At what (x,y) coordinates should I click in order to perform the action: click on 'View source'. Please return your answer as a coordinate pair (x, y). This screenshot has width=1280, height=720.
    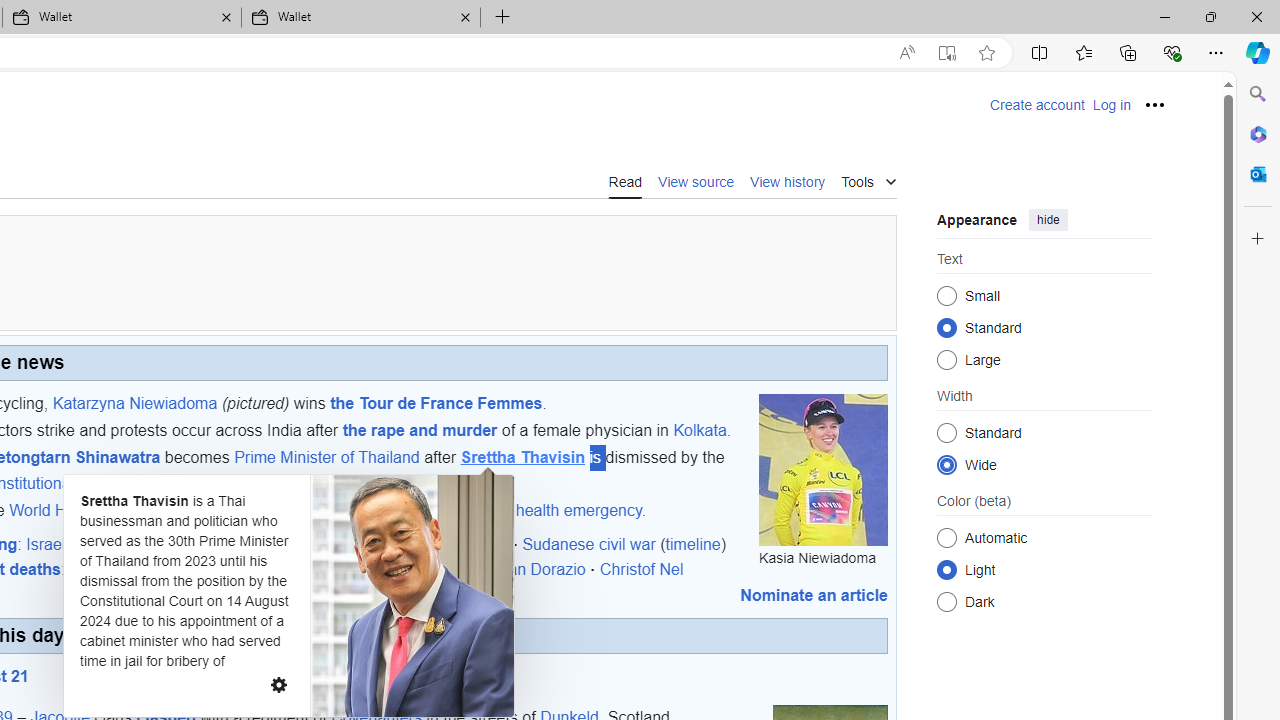
    Looking at the image, I should click on (696, 180).